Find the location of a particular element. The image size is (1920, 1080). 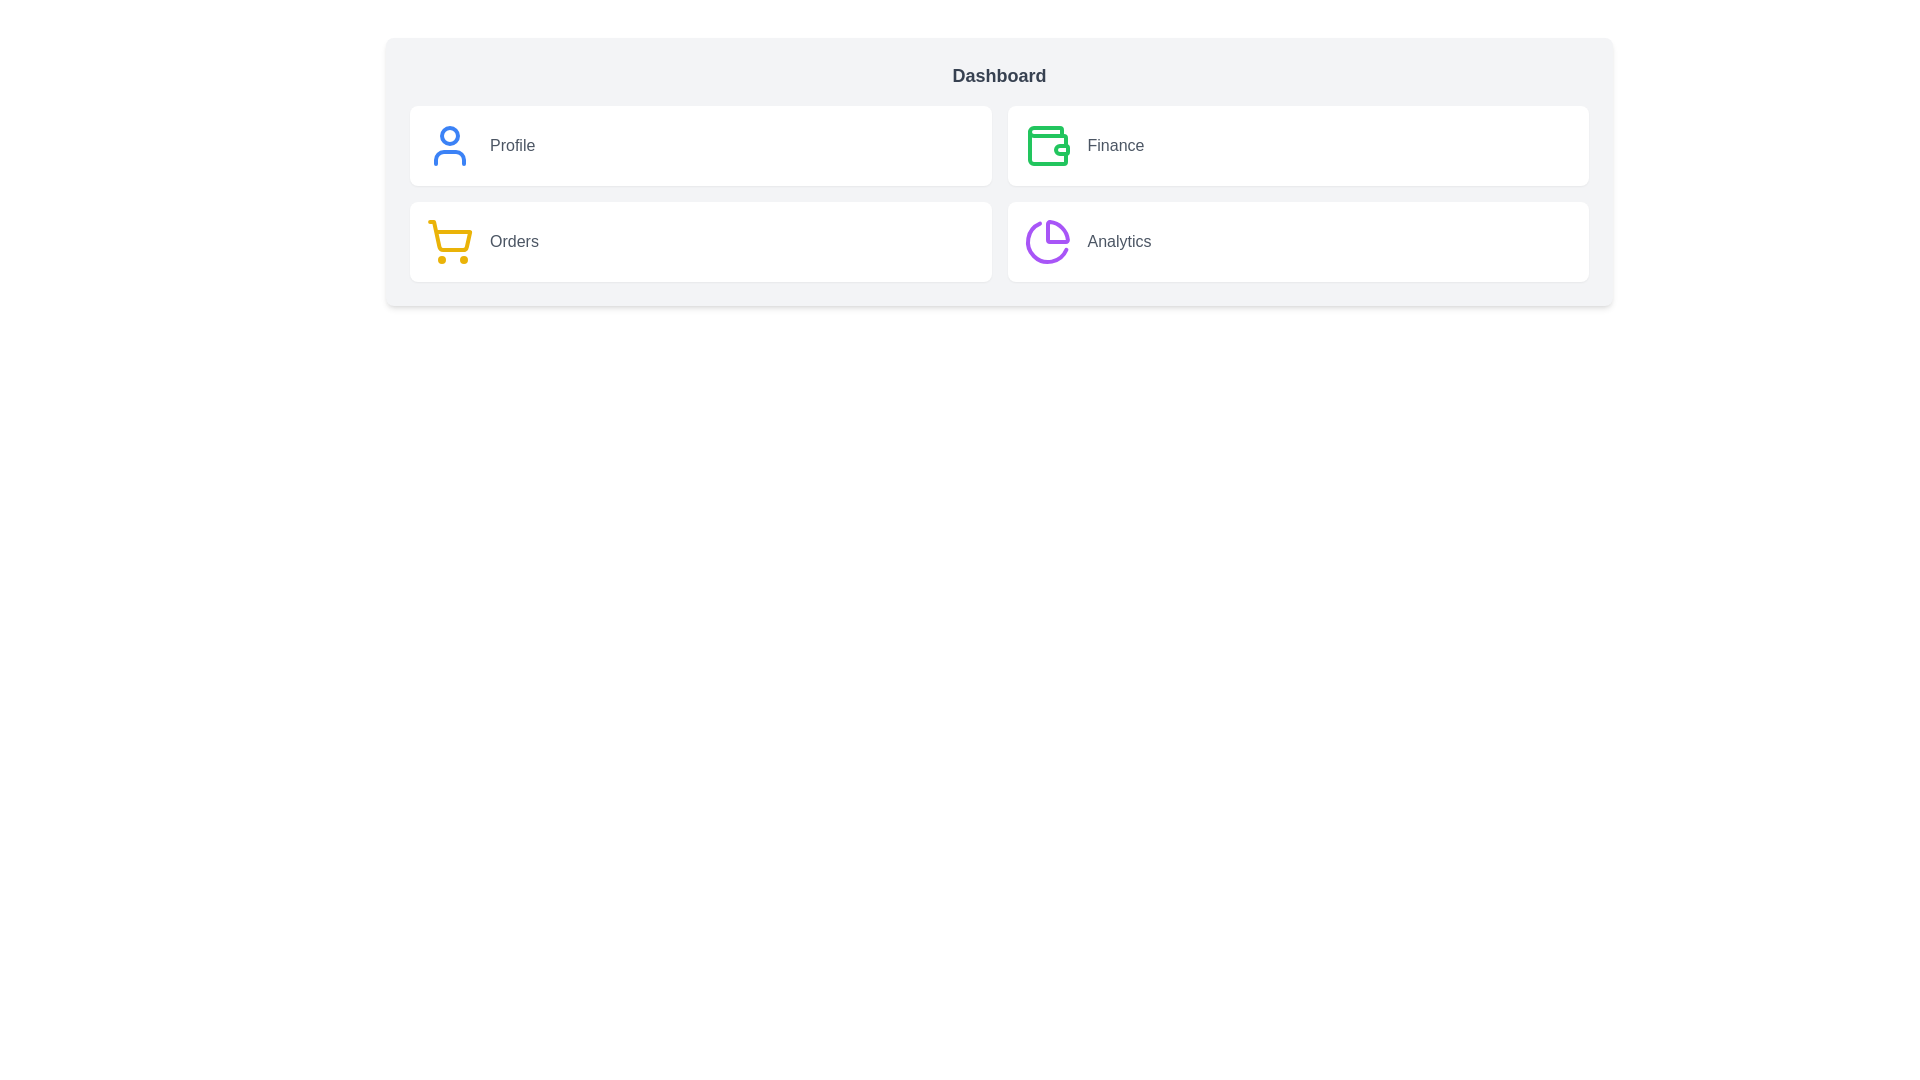

the circular element representing the user's head in the profile icon located at the top of the SVG graphic in the upper-left corner of the main dashboard area is located at coordinates (449, 135).